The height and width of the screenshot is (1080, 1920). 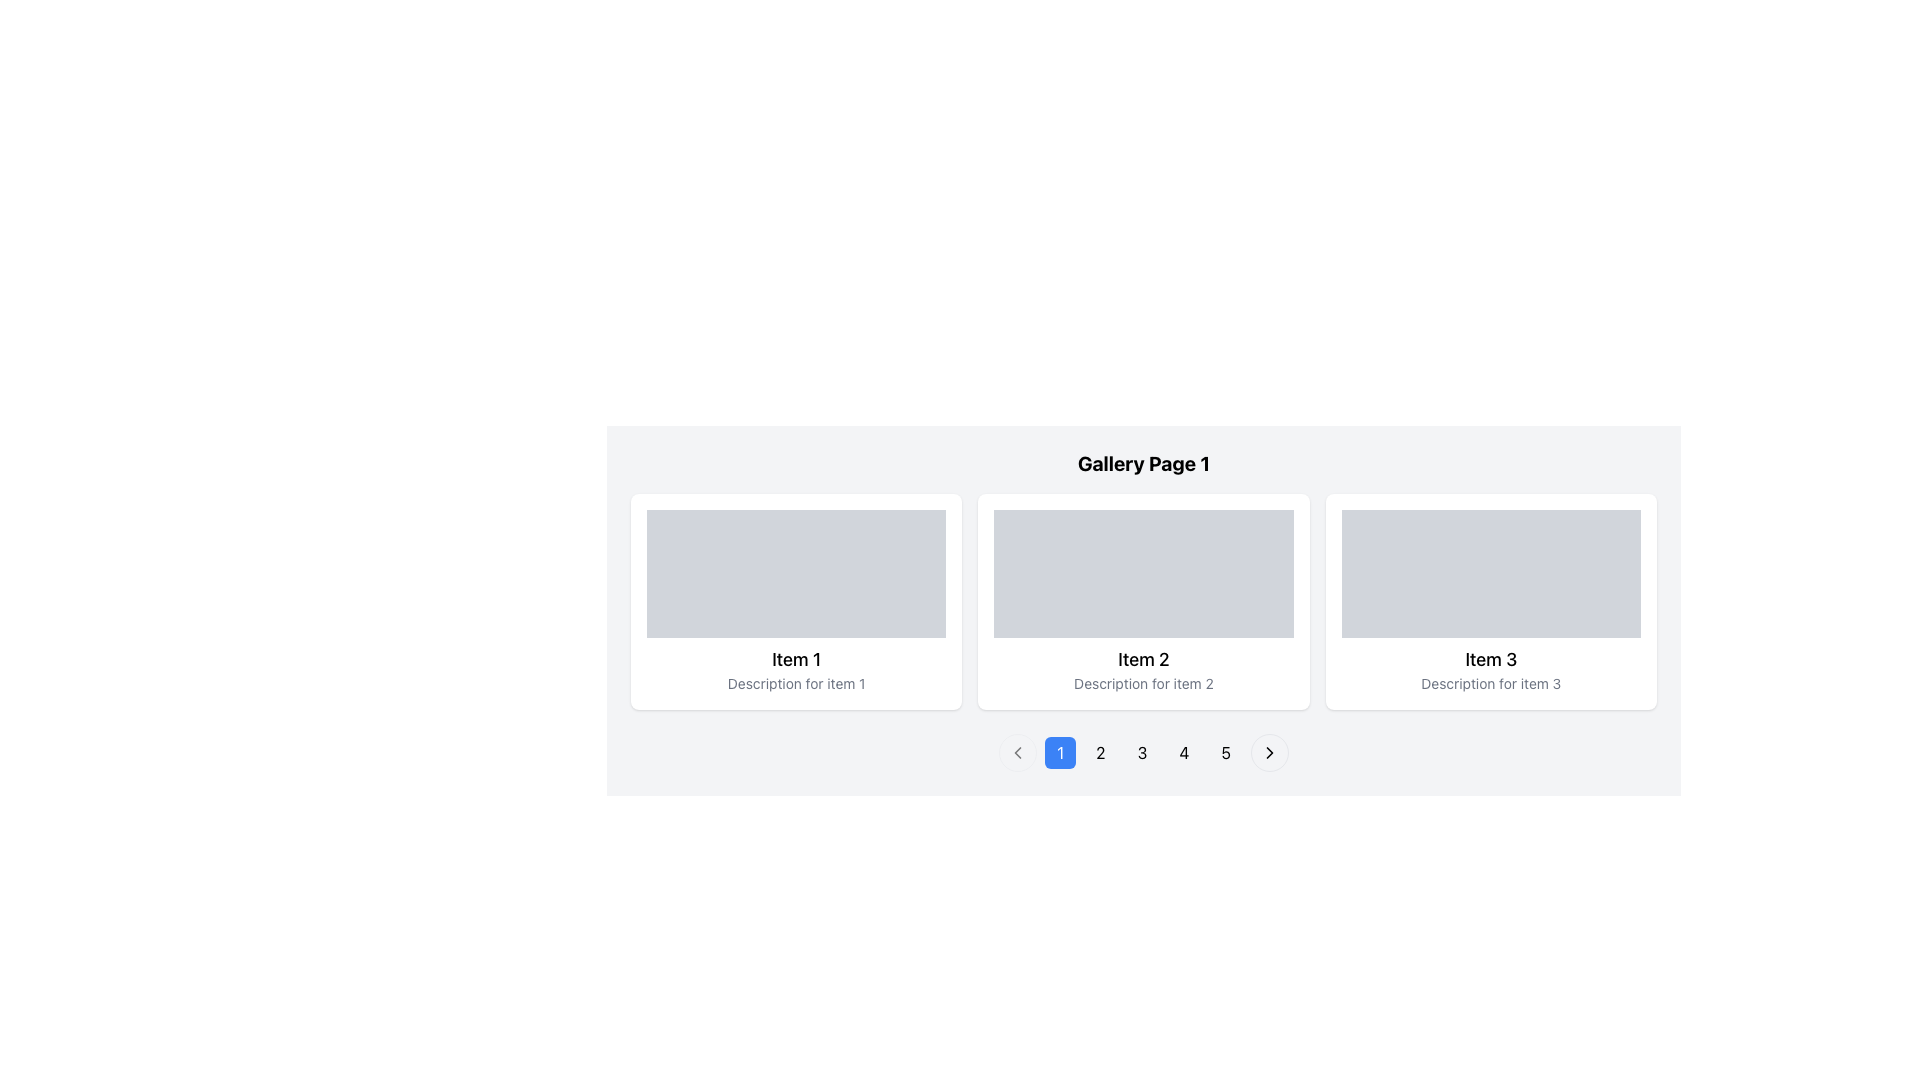 What do you see at coordinates (1018, 752) in the screenshot?
I see `the chevron icon embedded in the circular button` at bounding box center [1018, 752].